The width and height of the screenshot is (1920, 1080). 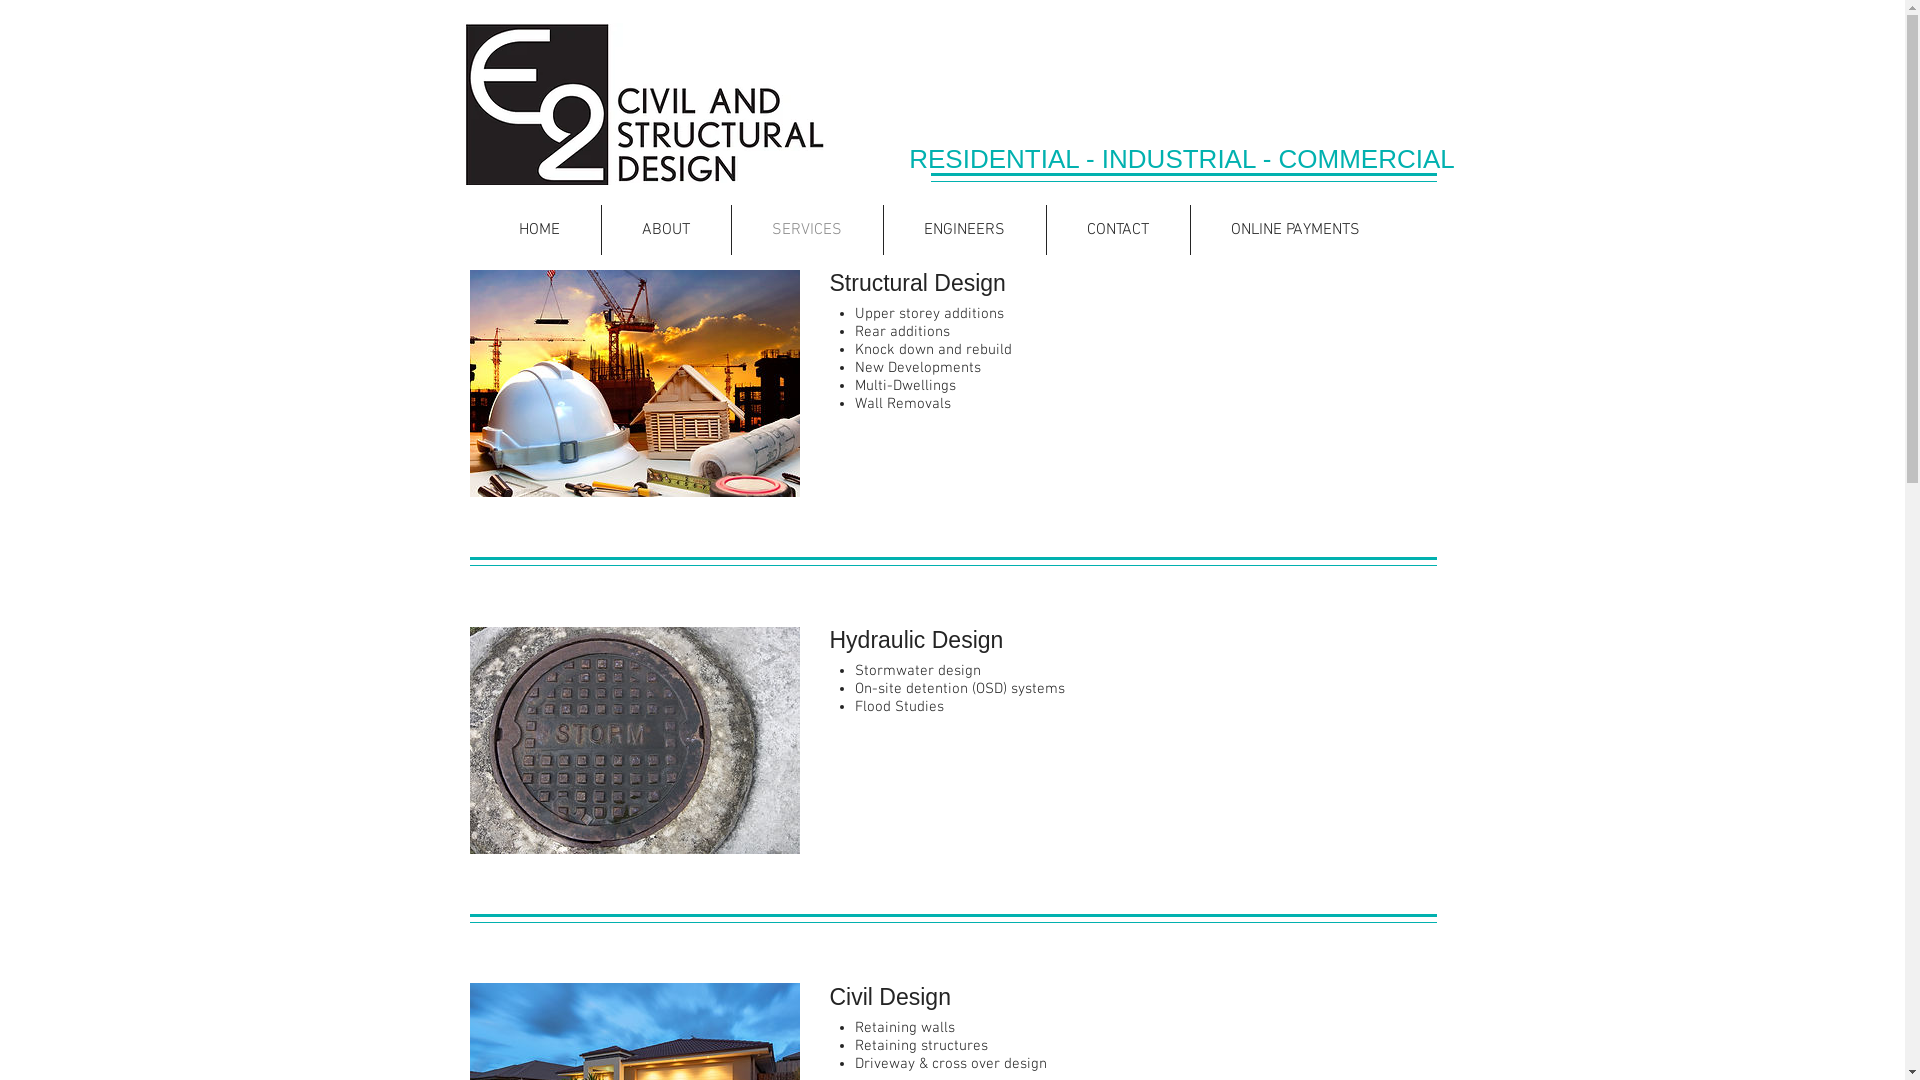 I want to click on 'HOME', so click(x=538, y=229).